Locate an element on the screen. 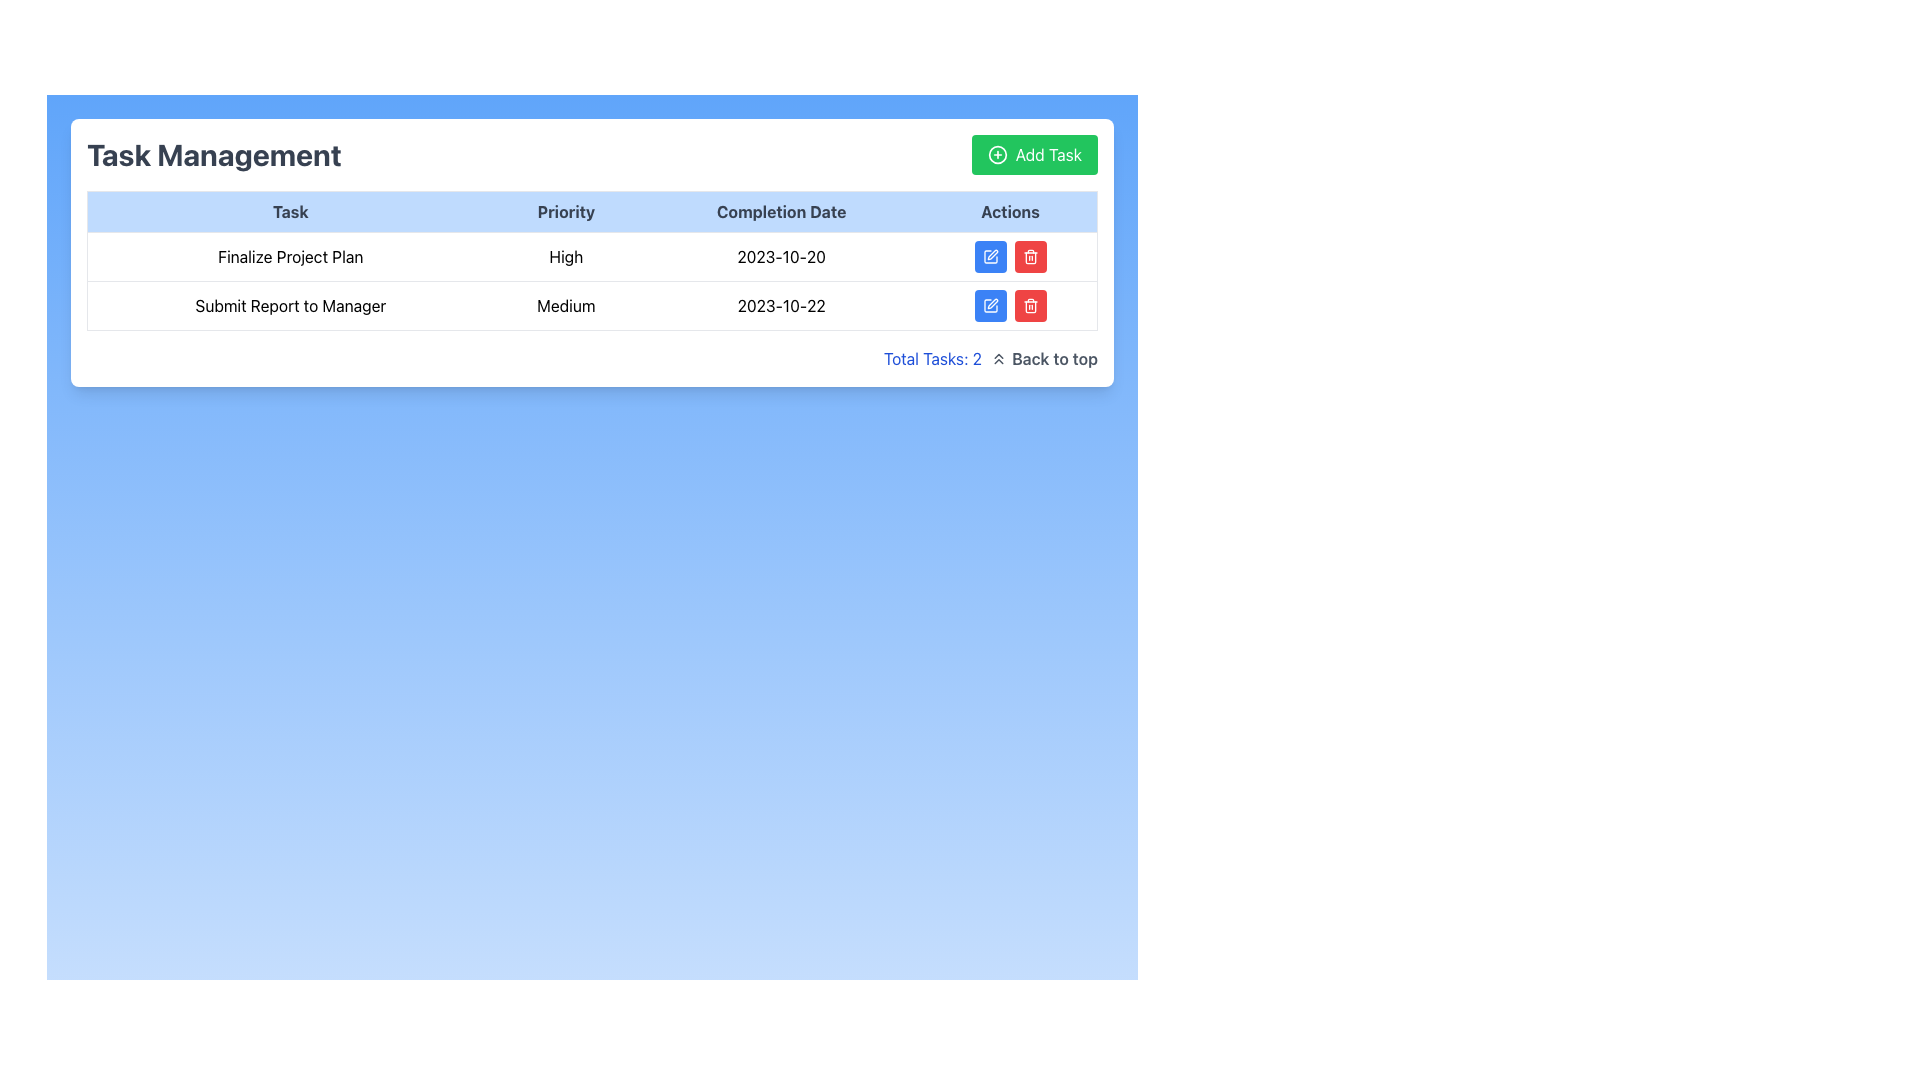  the horizontally aligned group of action buttons styled in blue and red within the 'Actions' column of the task management table for the task 'Finalize Project Plan' is located at coordinates (1010, 256).